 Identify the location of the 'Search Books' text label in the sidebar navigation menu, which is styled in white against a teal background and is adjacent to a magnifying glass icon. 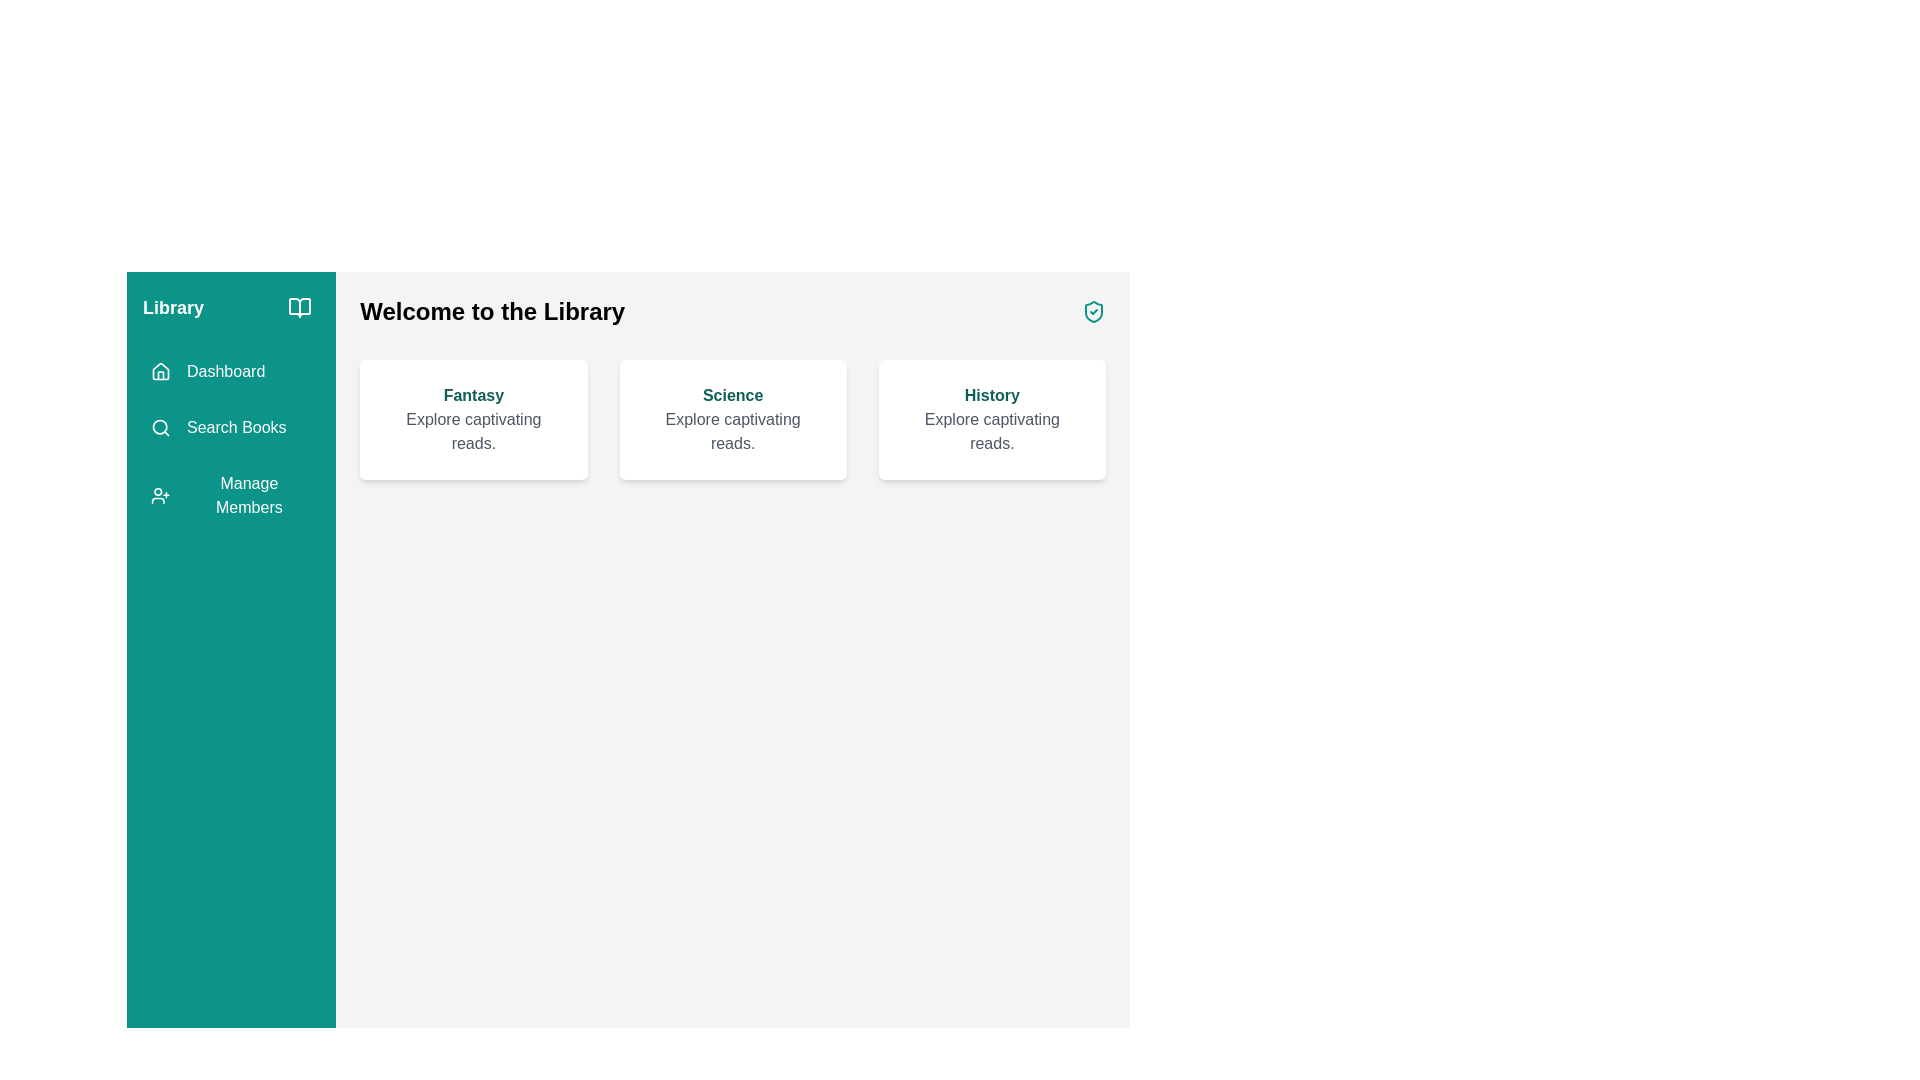
(236, 427).